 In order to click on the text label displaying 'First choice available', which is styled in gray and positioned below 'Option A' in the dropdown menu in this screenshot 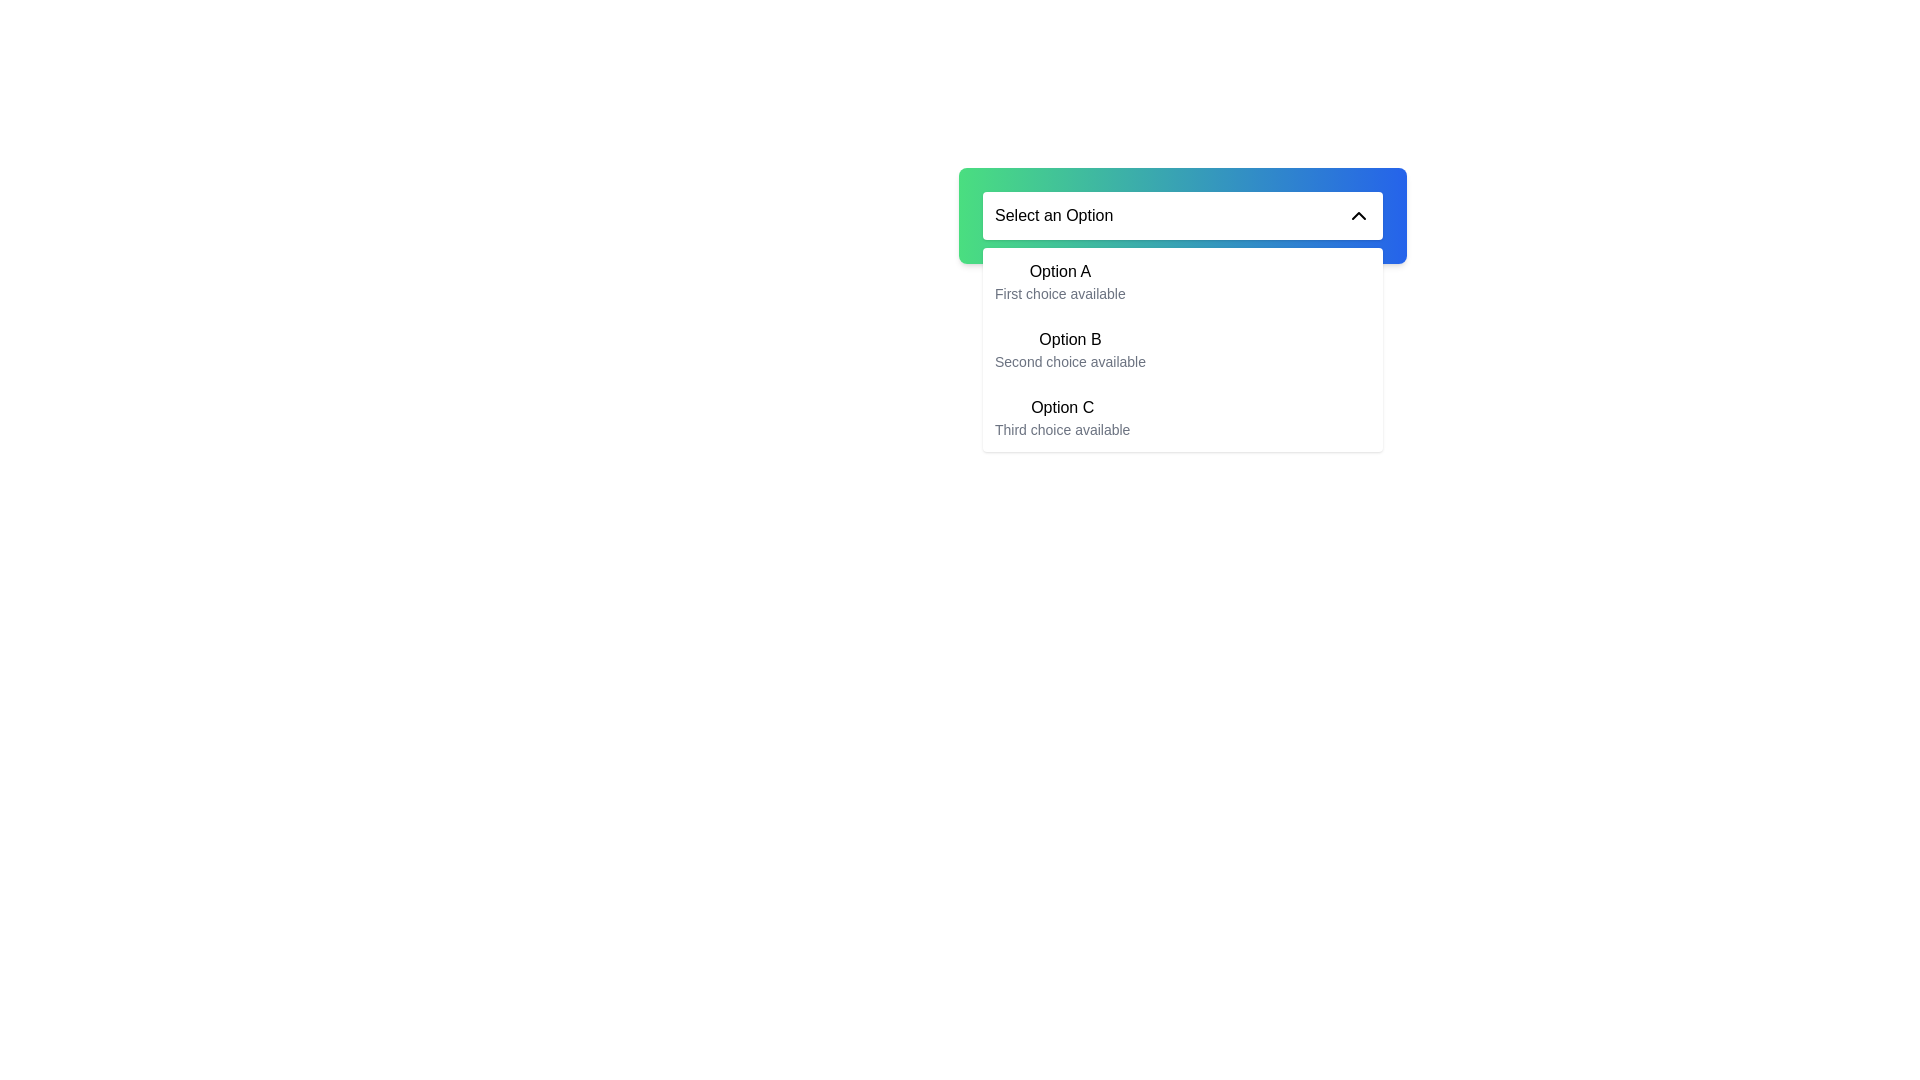, I will do `click(1059, 293)`.